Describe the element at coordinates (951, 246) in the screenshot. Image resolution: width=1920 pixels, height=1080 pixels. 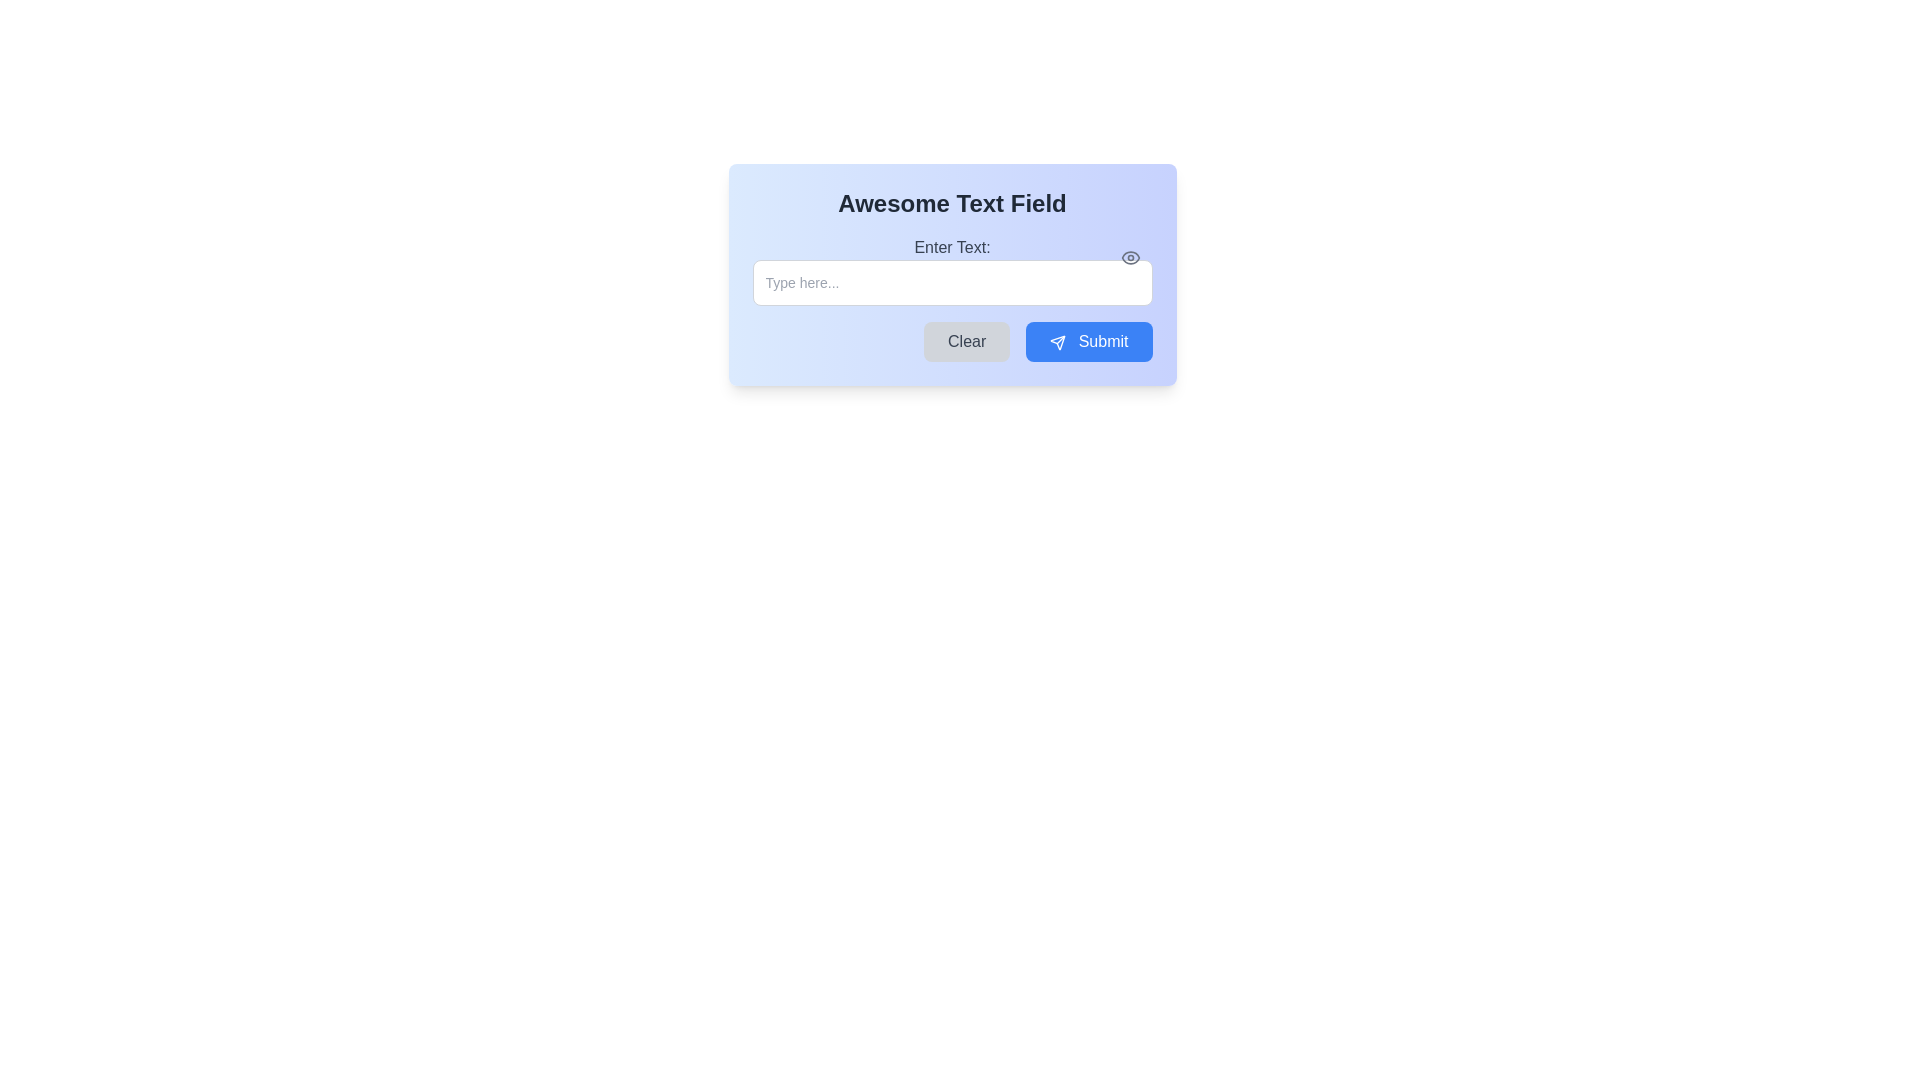
I see `the text label that reads 'Enter Text:' which is styled in gray color and positioned above the password input field` at that location.